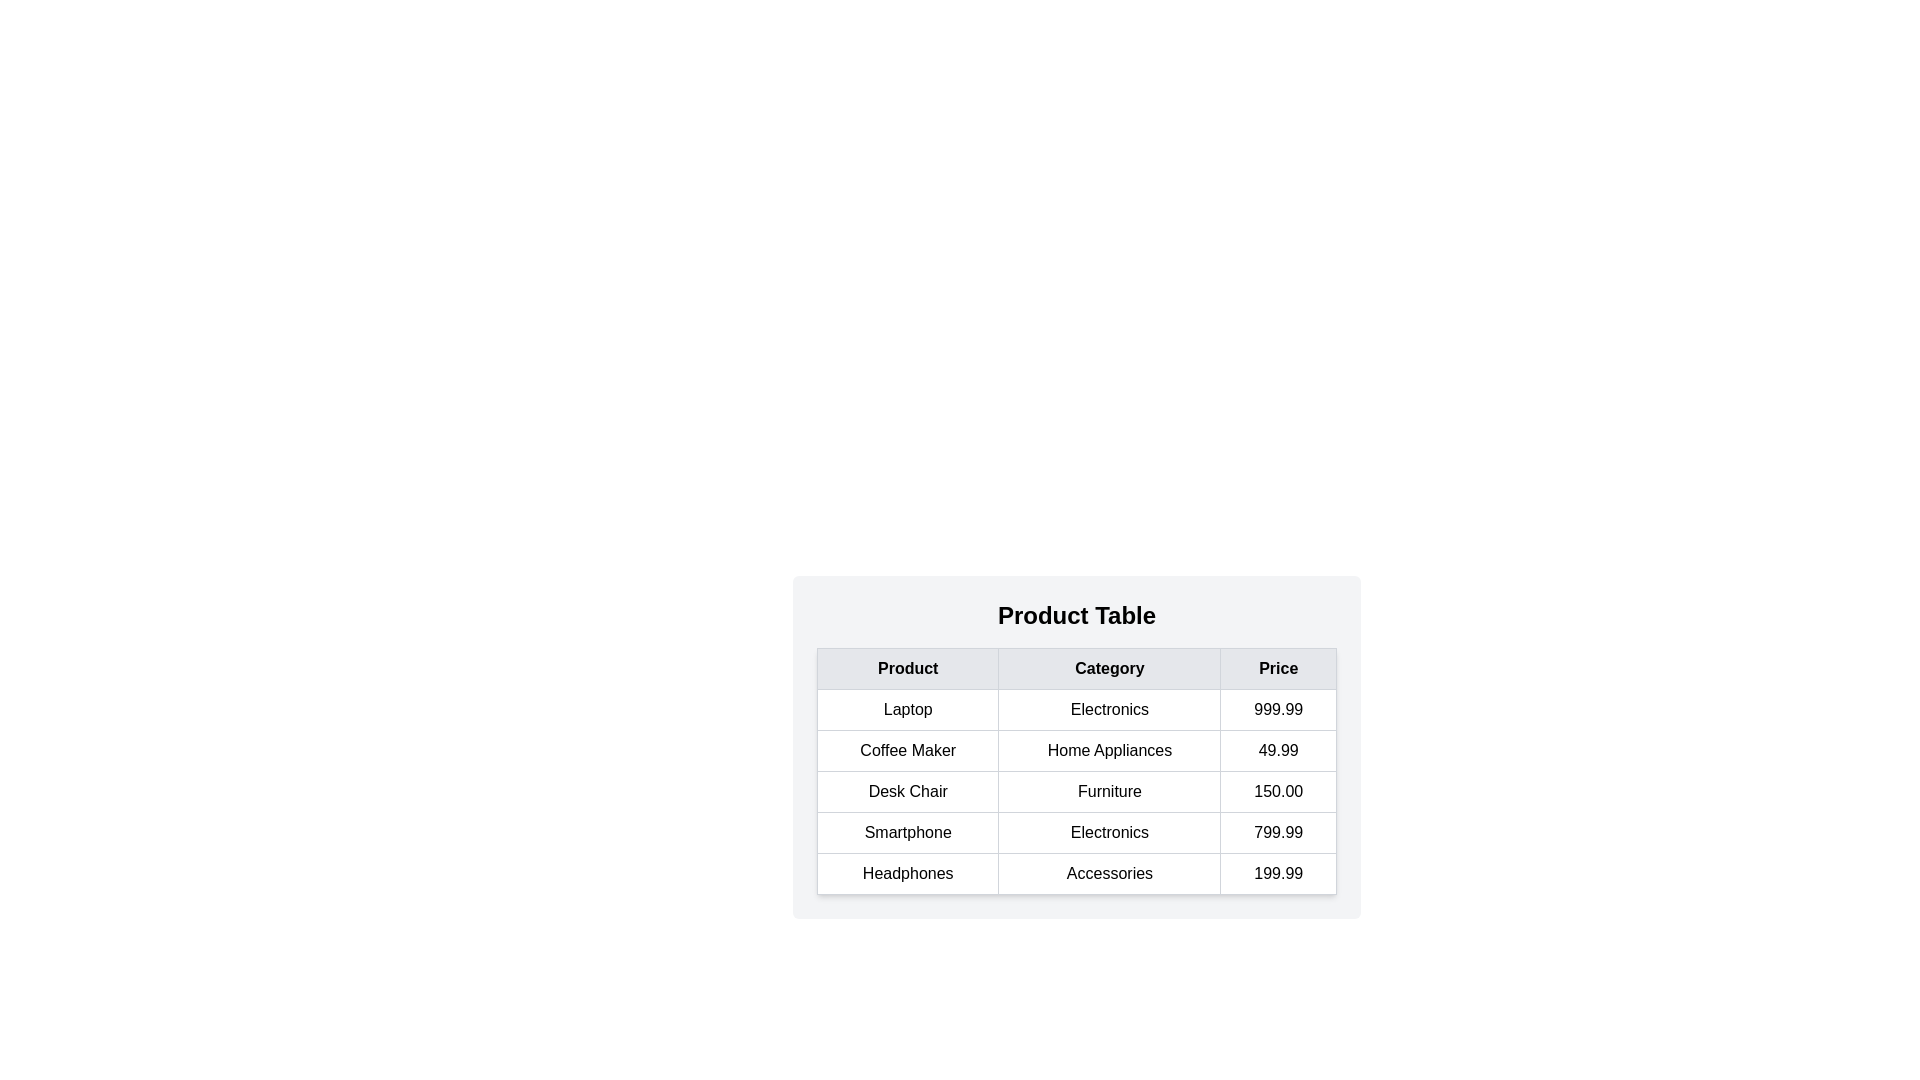 This screenshot has width=1920, height=1080. What do you see at coordinates (1075, 833) in the screenshot?
I see `the fourth row of the product information table, which displays details between 'Desk Chair, Furniture, 150.00' and 'Headphones, Accessories, 199.99'` at bounding box center [1075, 833].